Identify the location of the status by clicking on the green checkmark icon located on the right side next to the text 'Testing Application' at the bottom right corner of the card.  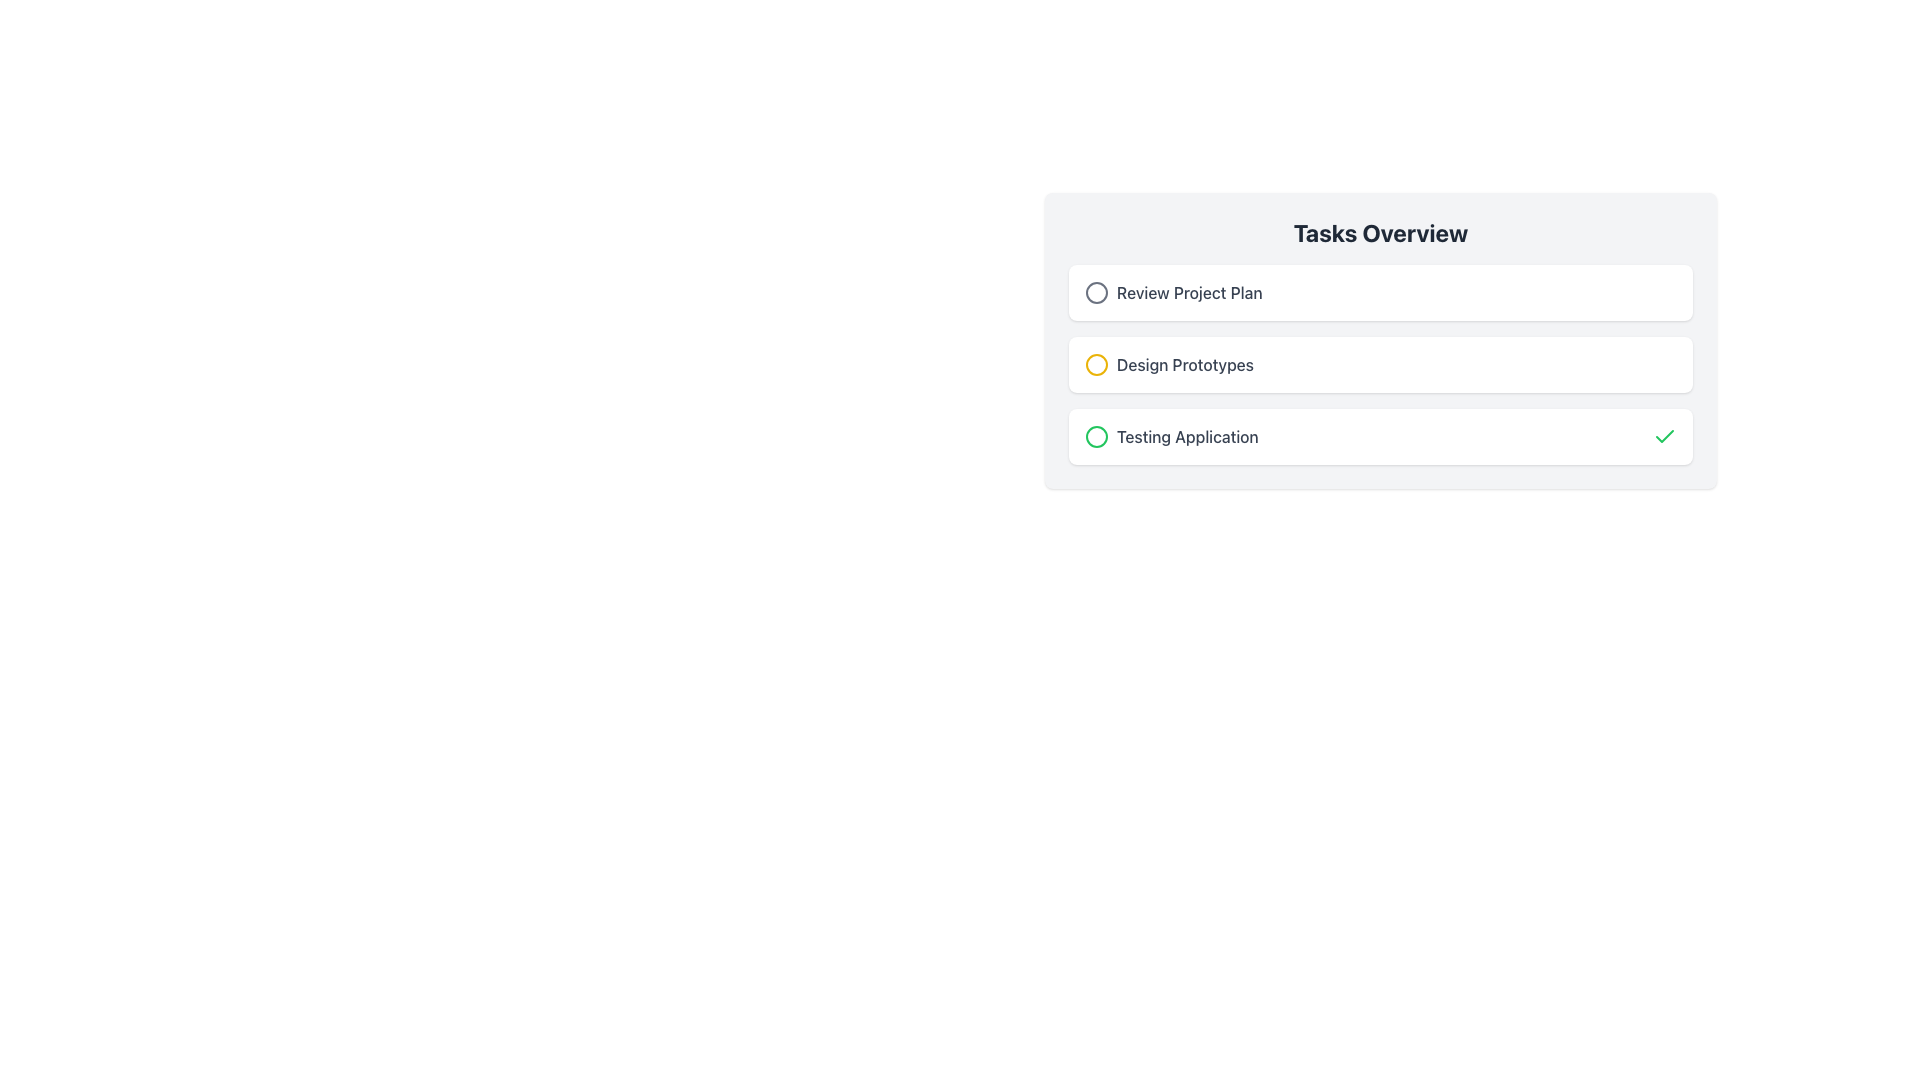
(1665, 435).